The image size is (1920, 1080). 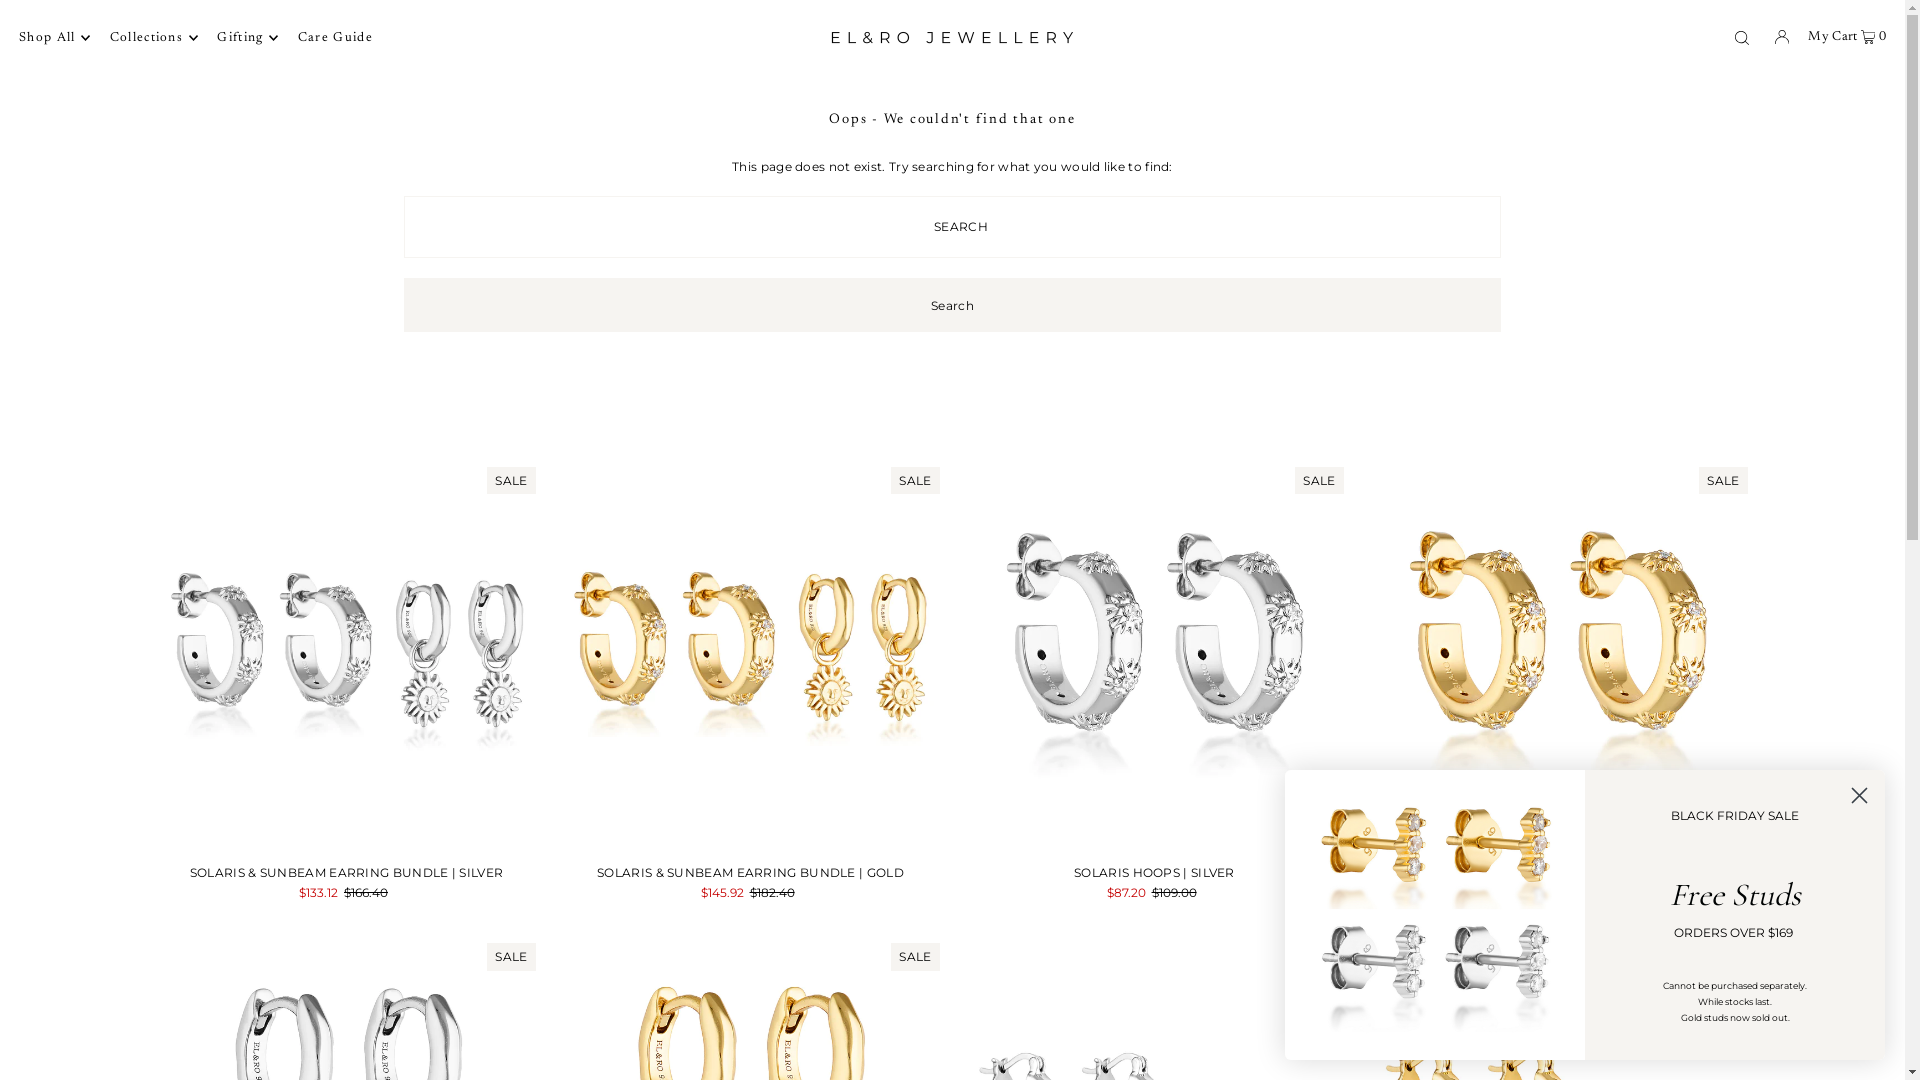 What do you see at coordinates (335, 37) in the screenshot?
I see `'Care Guide'` at bounding box center [335, 37].